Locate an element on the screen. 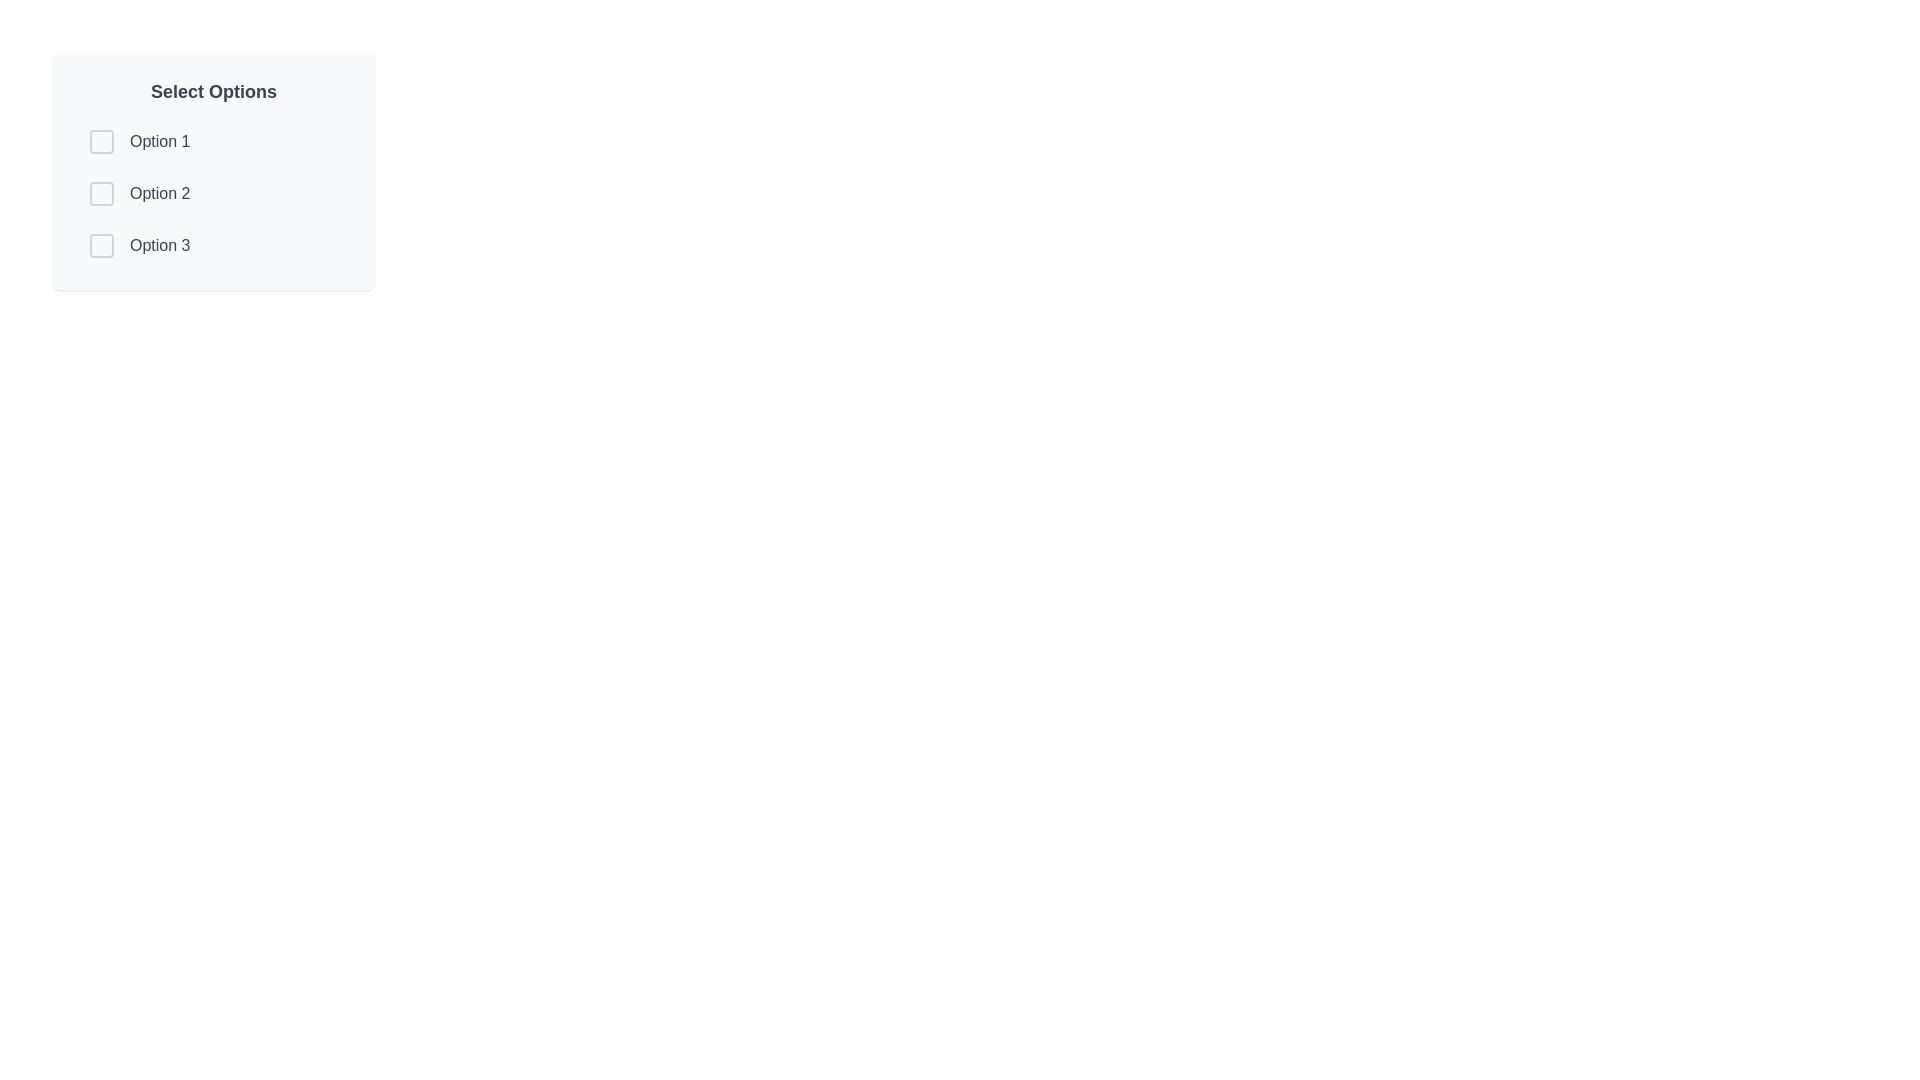 This screenshot has height=1080, width=1920. the checkbox corresponding to 'Option 3' is located at coordinates (100, 245).